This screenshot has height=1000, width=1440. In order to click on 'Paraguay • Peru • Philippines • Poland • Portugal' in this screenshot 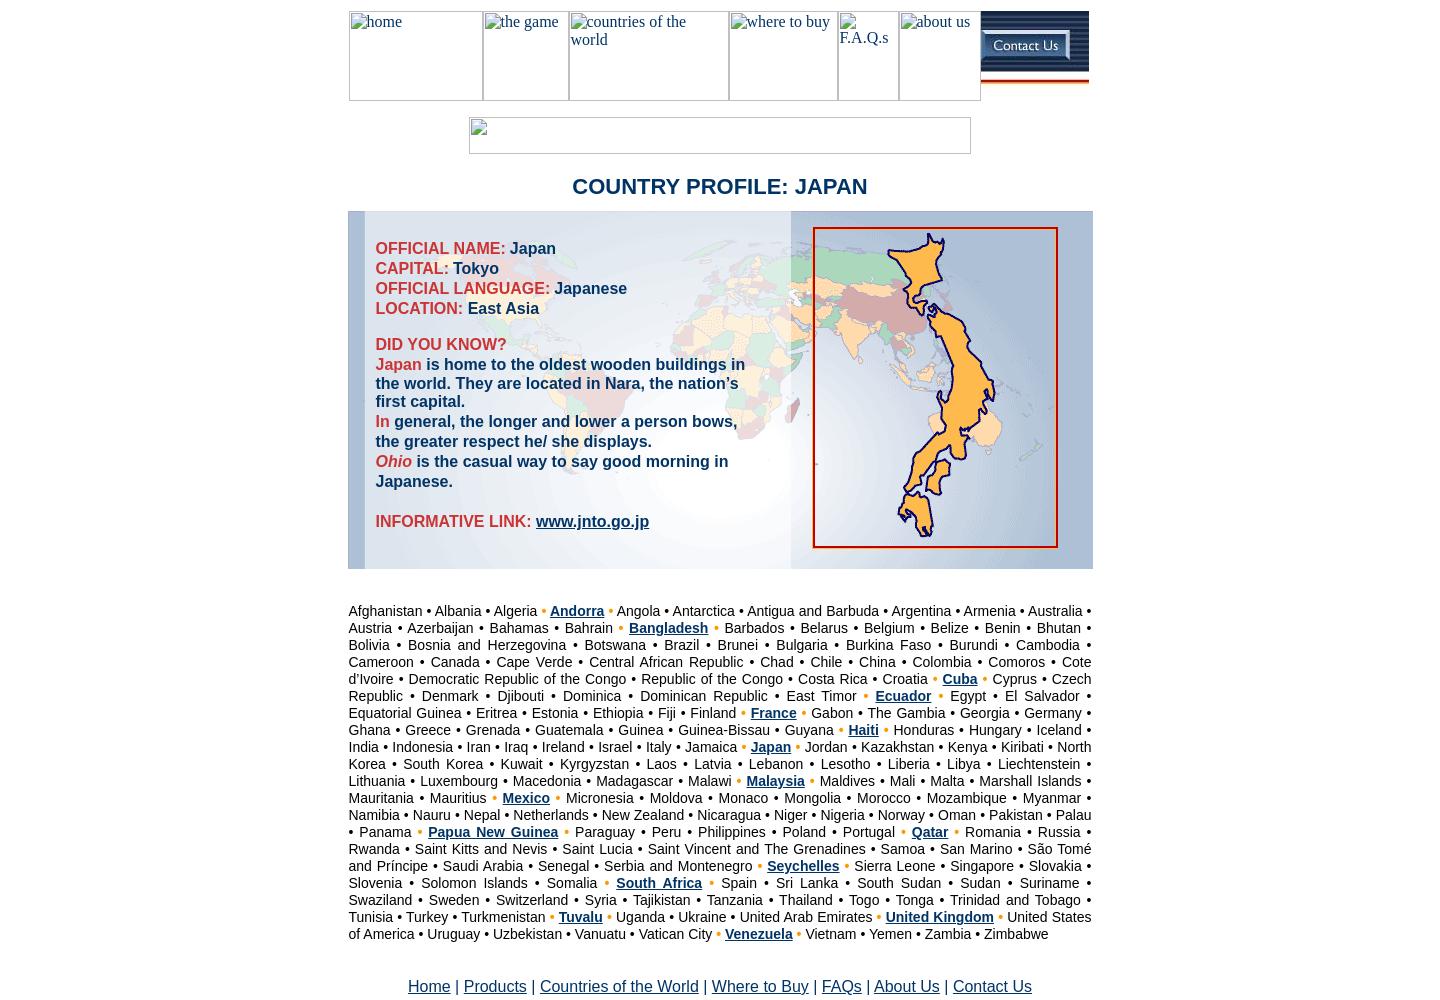, I will do `click(733, 831)`.